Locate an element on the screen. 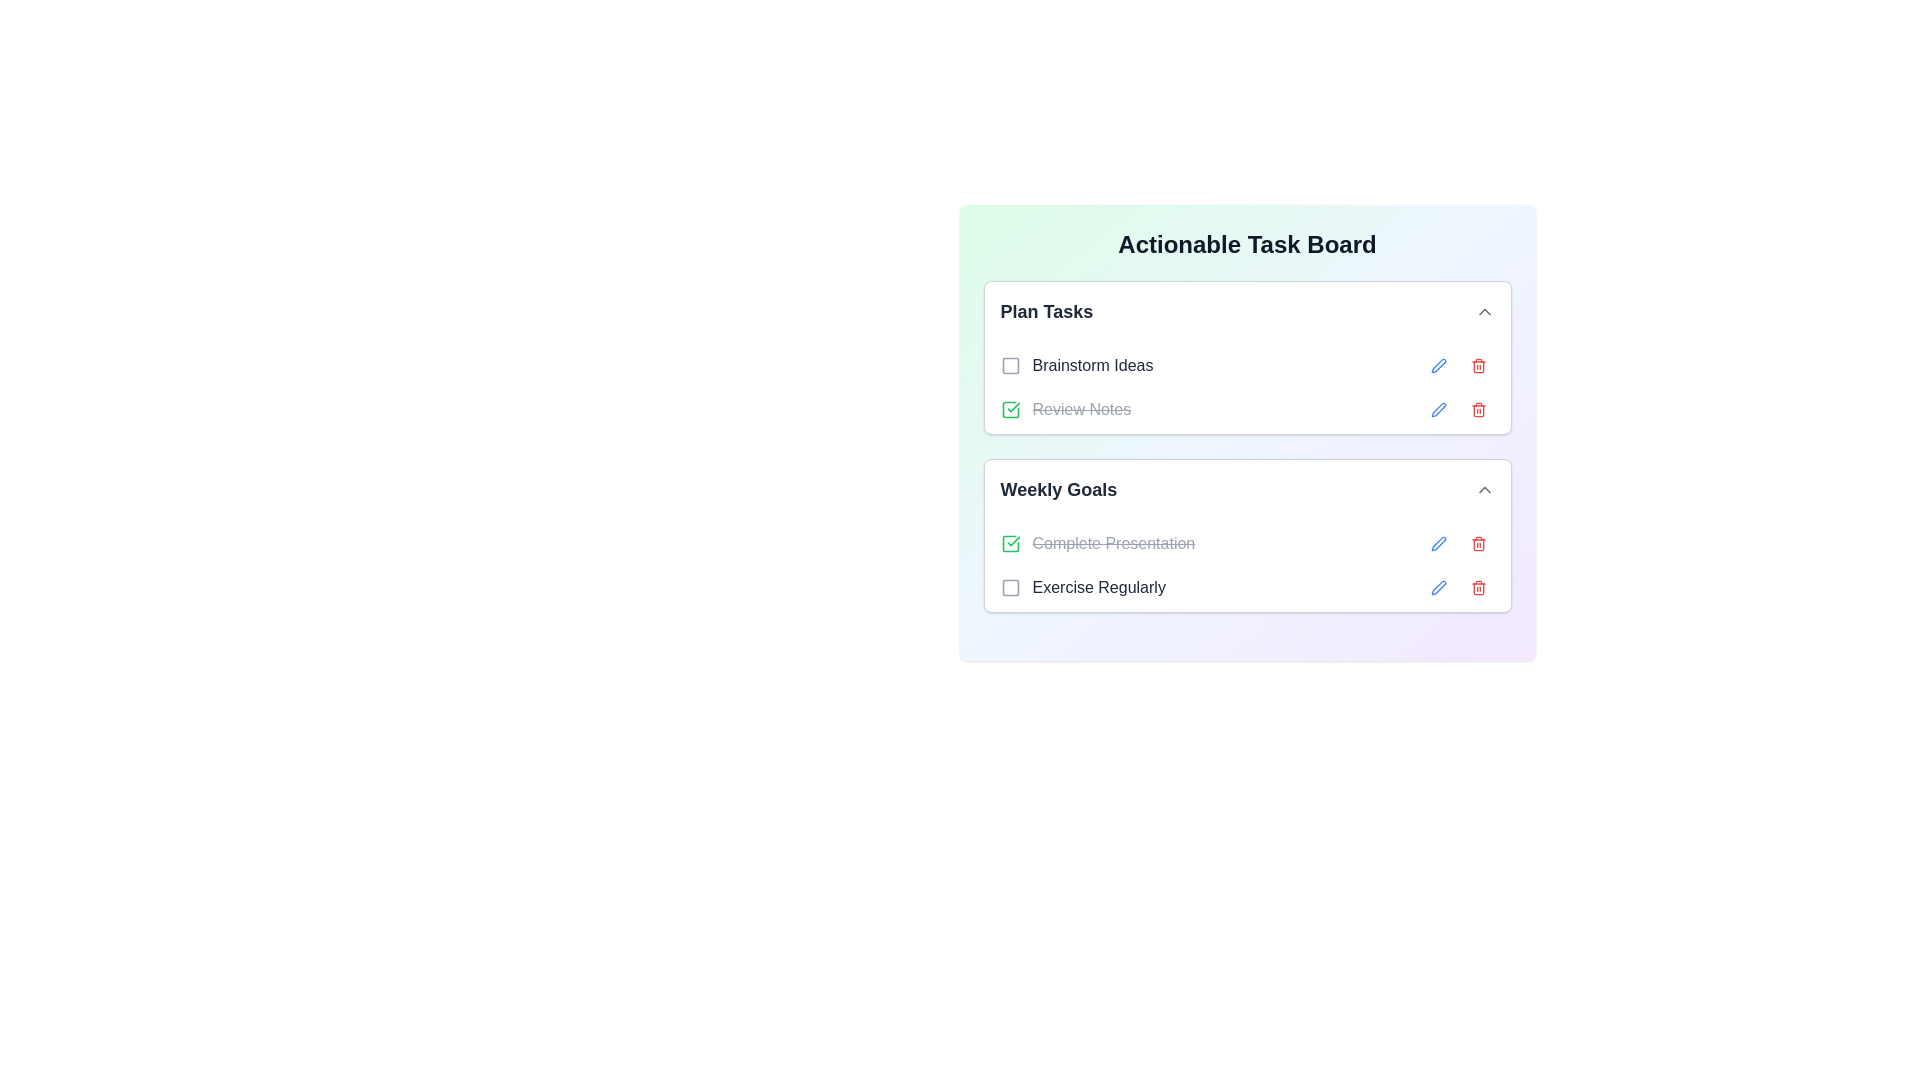 The height and width of the screenshot is (1080, 1920). the delete button located at the far-right side of the 'Weekly Goals' task row is located at coordinates (1478, 543).